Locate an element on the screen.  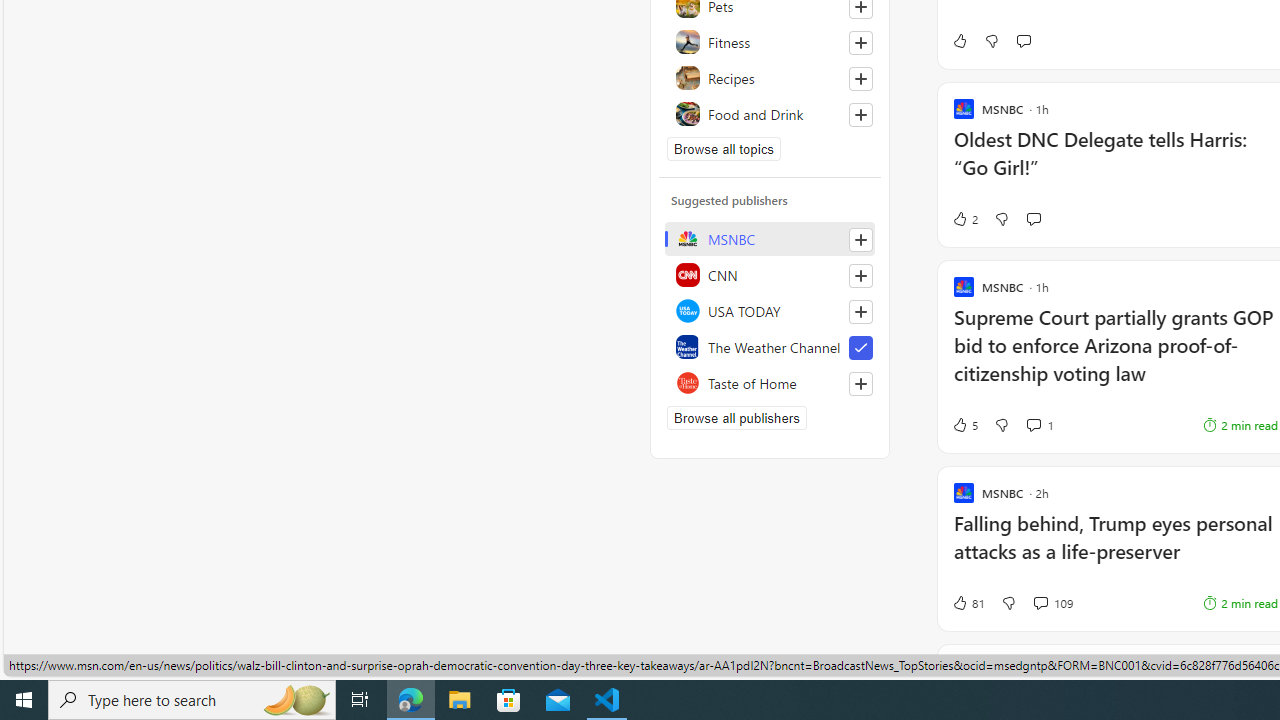
'Follow this source' is located at coordinates (860, 384).